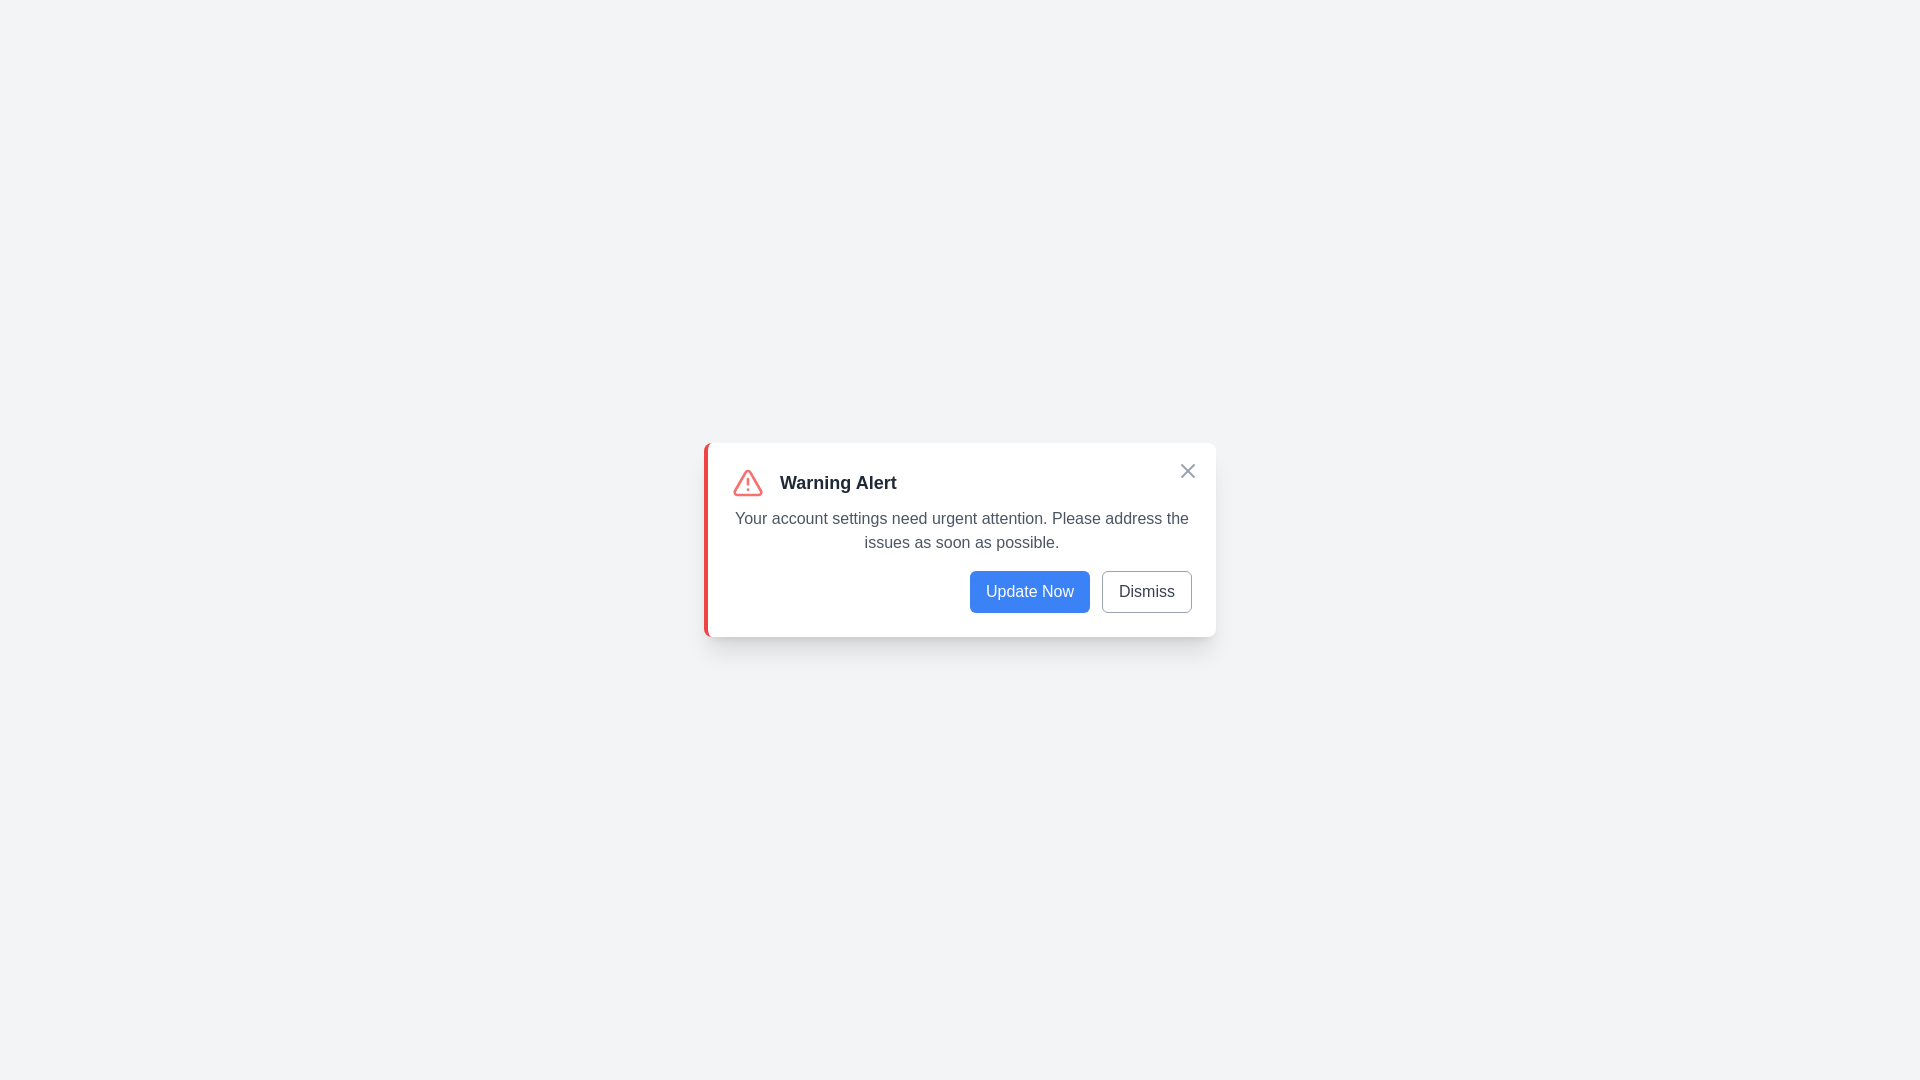  What do you see at coordinates (1147, 590) in the screenshot?
I see `the 'Dismiss' button to dismiss the notification` at bounding box center [1147, 590].